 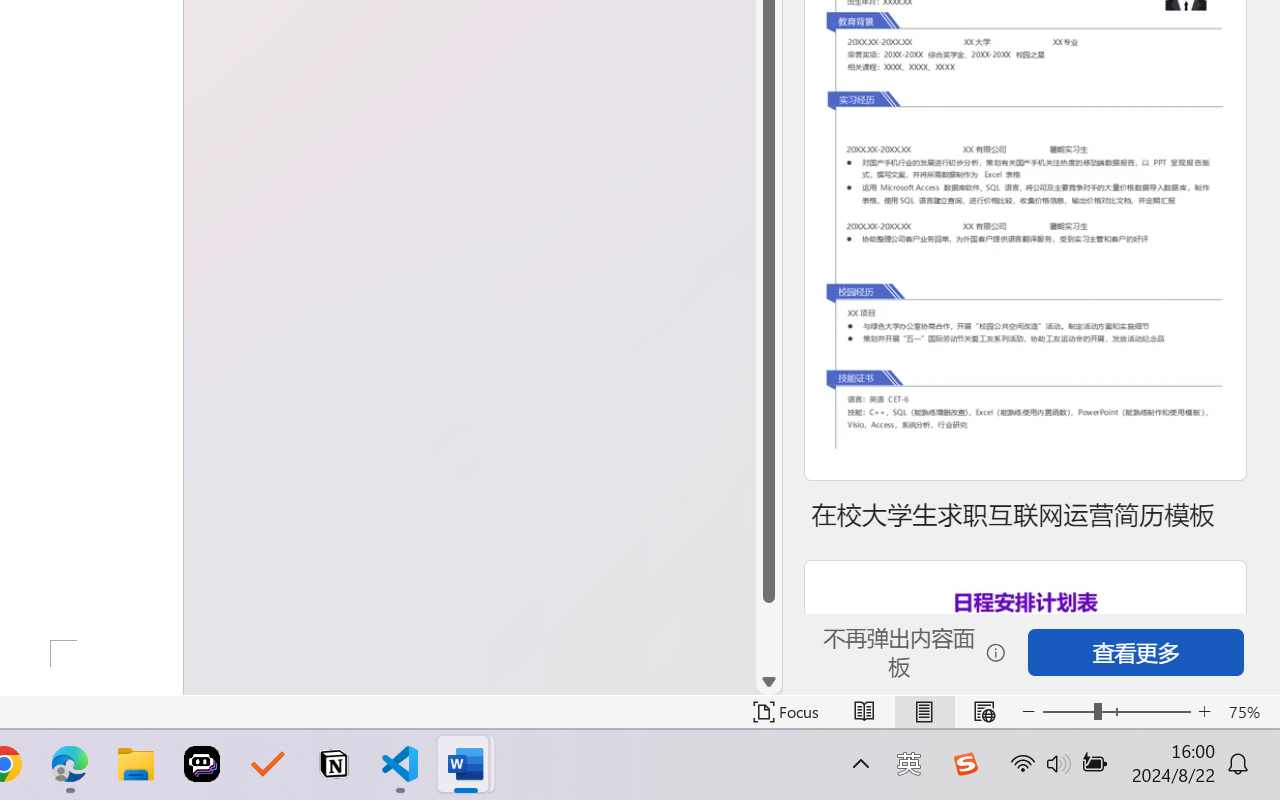 What do you see at coordinates (864, 711) in the screenshot?
I see `'Read Mode'` at bounding box center [864, 711].